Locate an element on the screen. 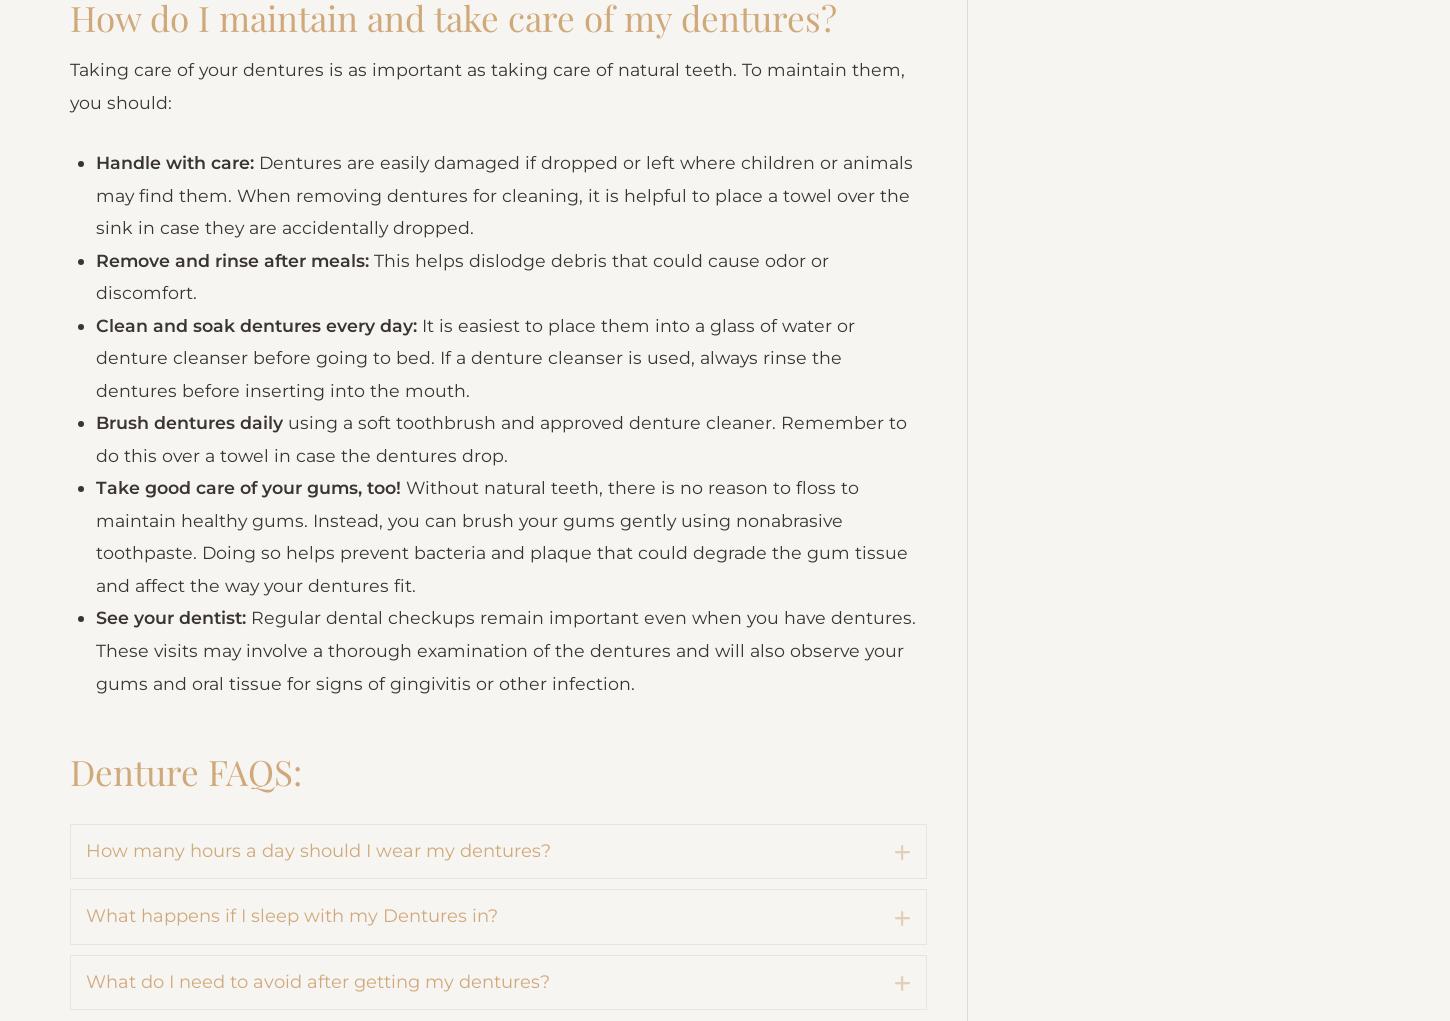 This screenshot has width=1450, height=1021. 'Handle with care:' is located at coordinates (177, 274).